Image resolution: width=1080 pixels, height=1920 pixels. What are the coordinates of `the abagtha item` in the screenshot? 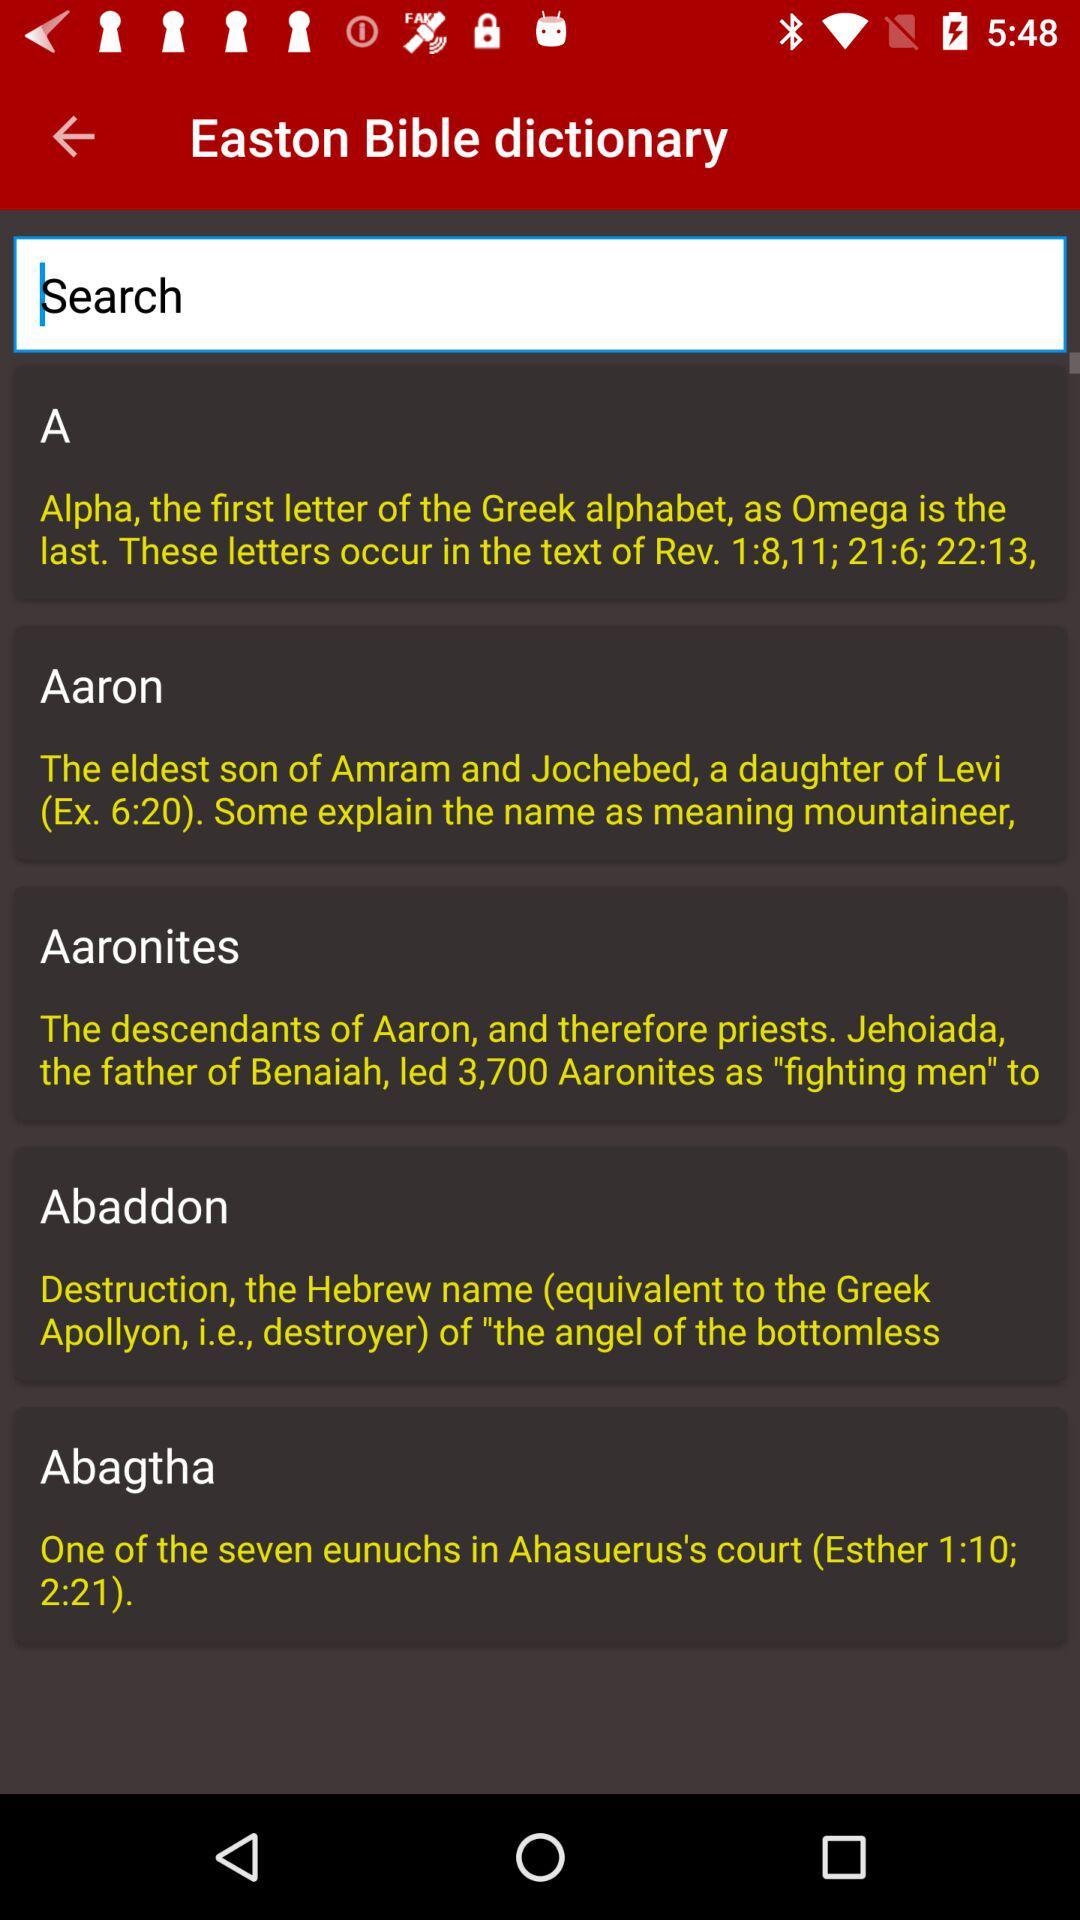 It's located at (540, 1465).